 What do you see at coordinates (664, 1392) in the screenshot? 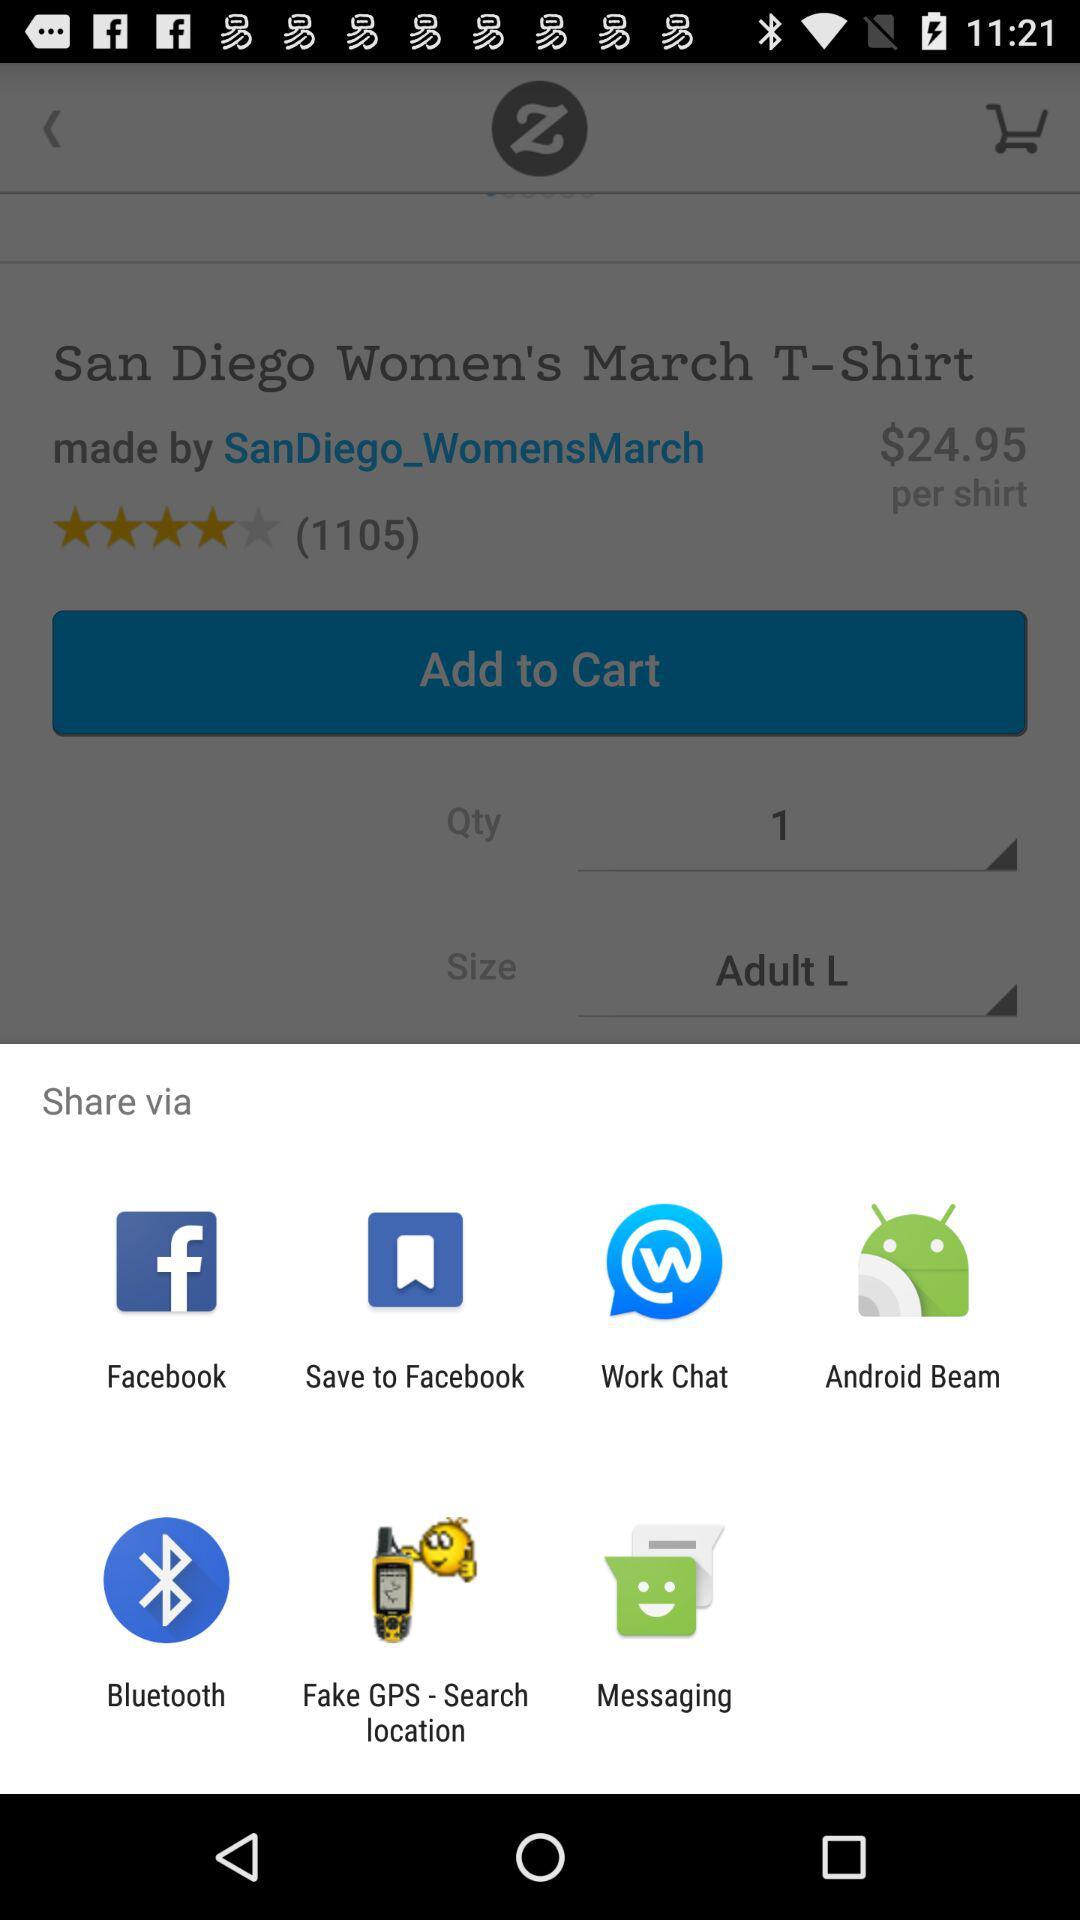
I see `work chat icon` at bounding box center [664, 1392].